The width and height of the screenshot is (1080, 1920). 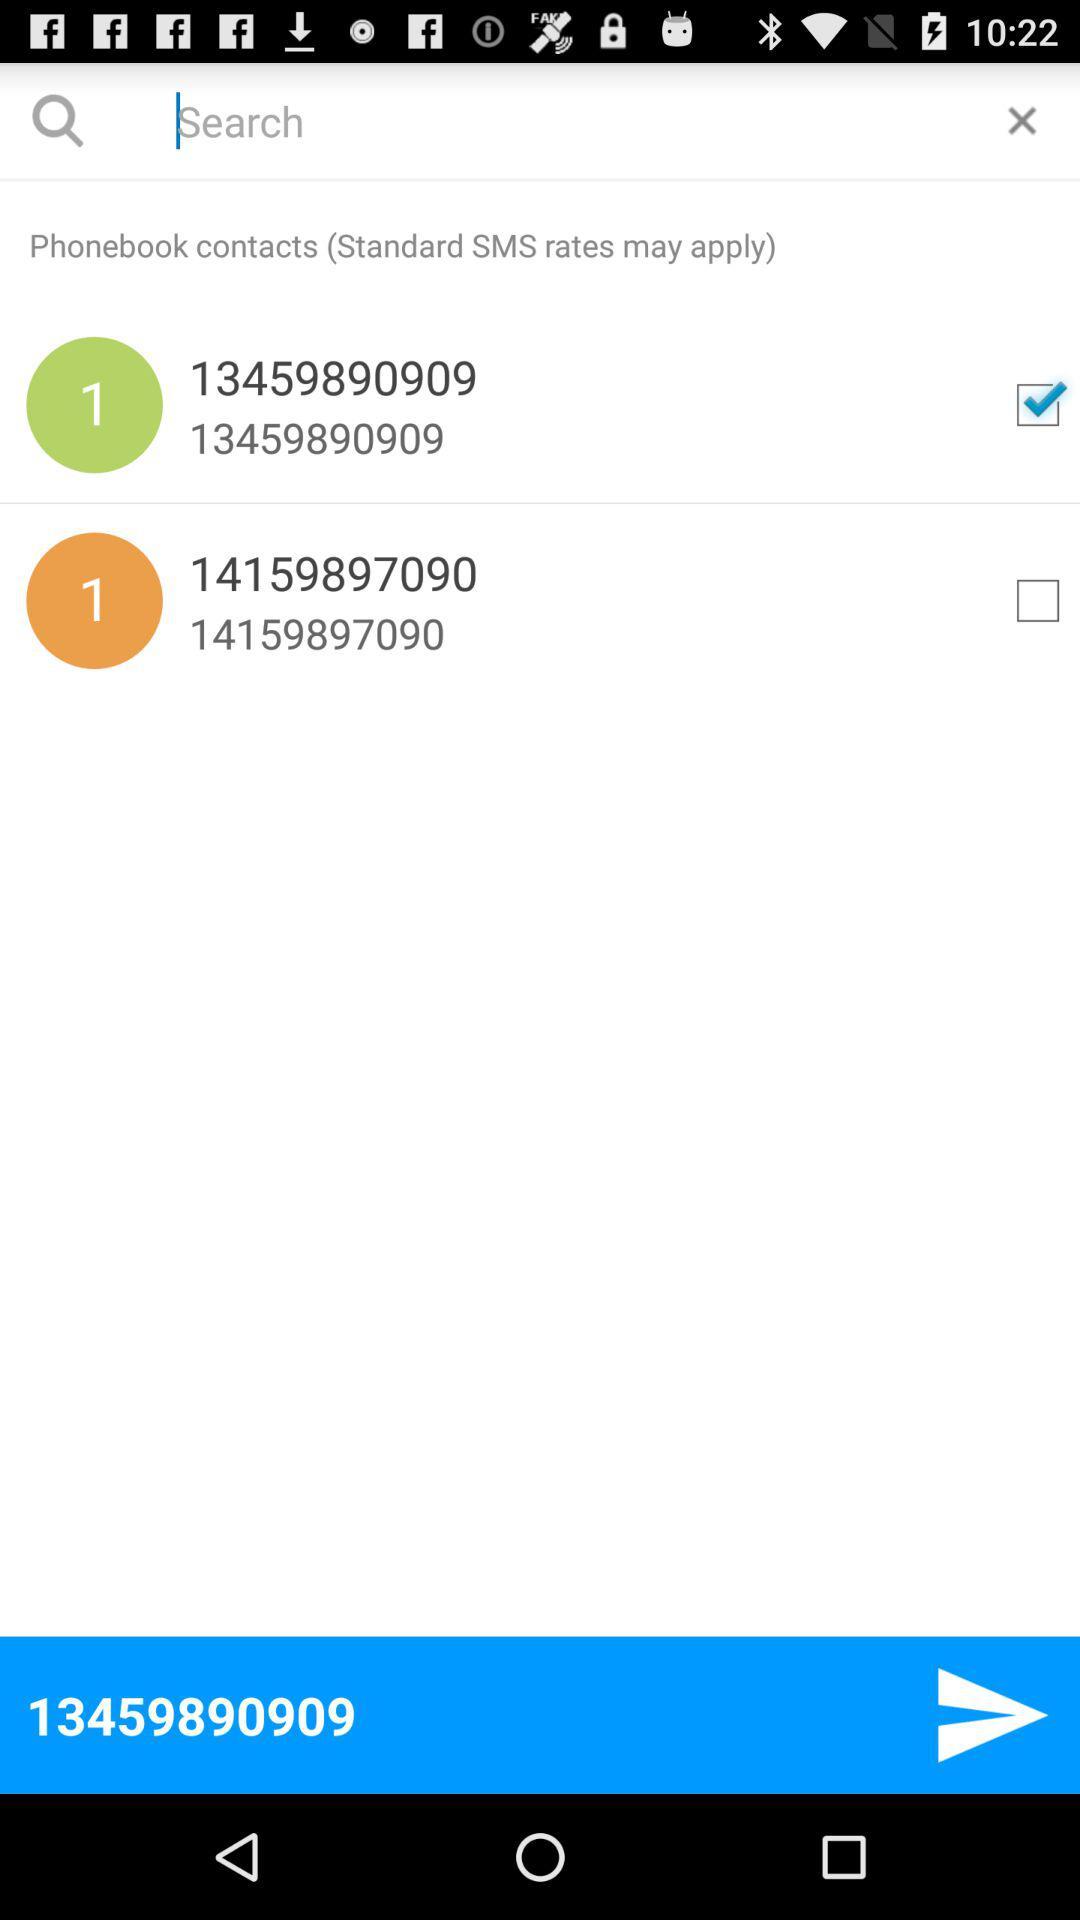 What do you see at coordinates (1022, 119) in the screenshot?
I see `search query` at bounding box center [1022, 119].